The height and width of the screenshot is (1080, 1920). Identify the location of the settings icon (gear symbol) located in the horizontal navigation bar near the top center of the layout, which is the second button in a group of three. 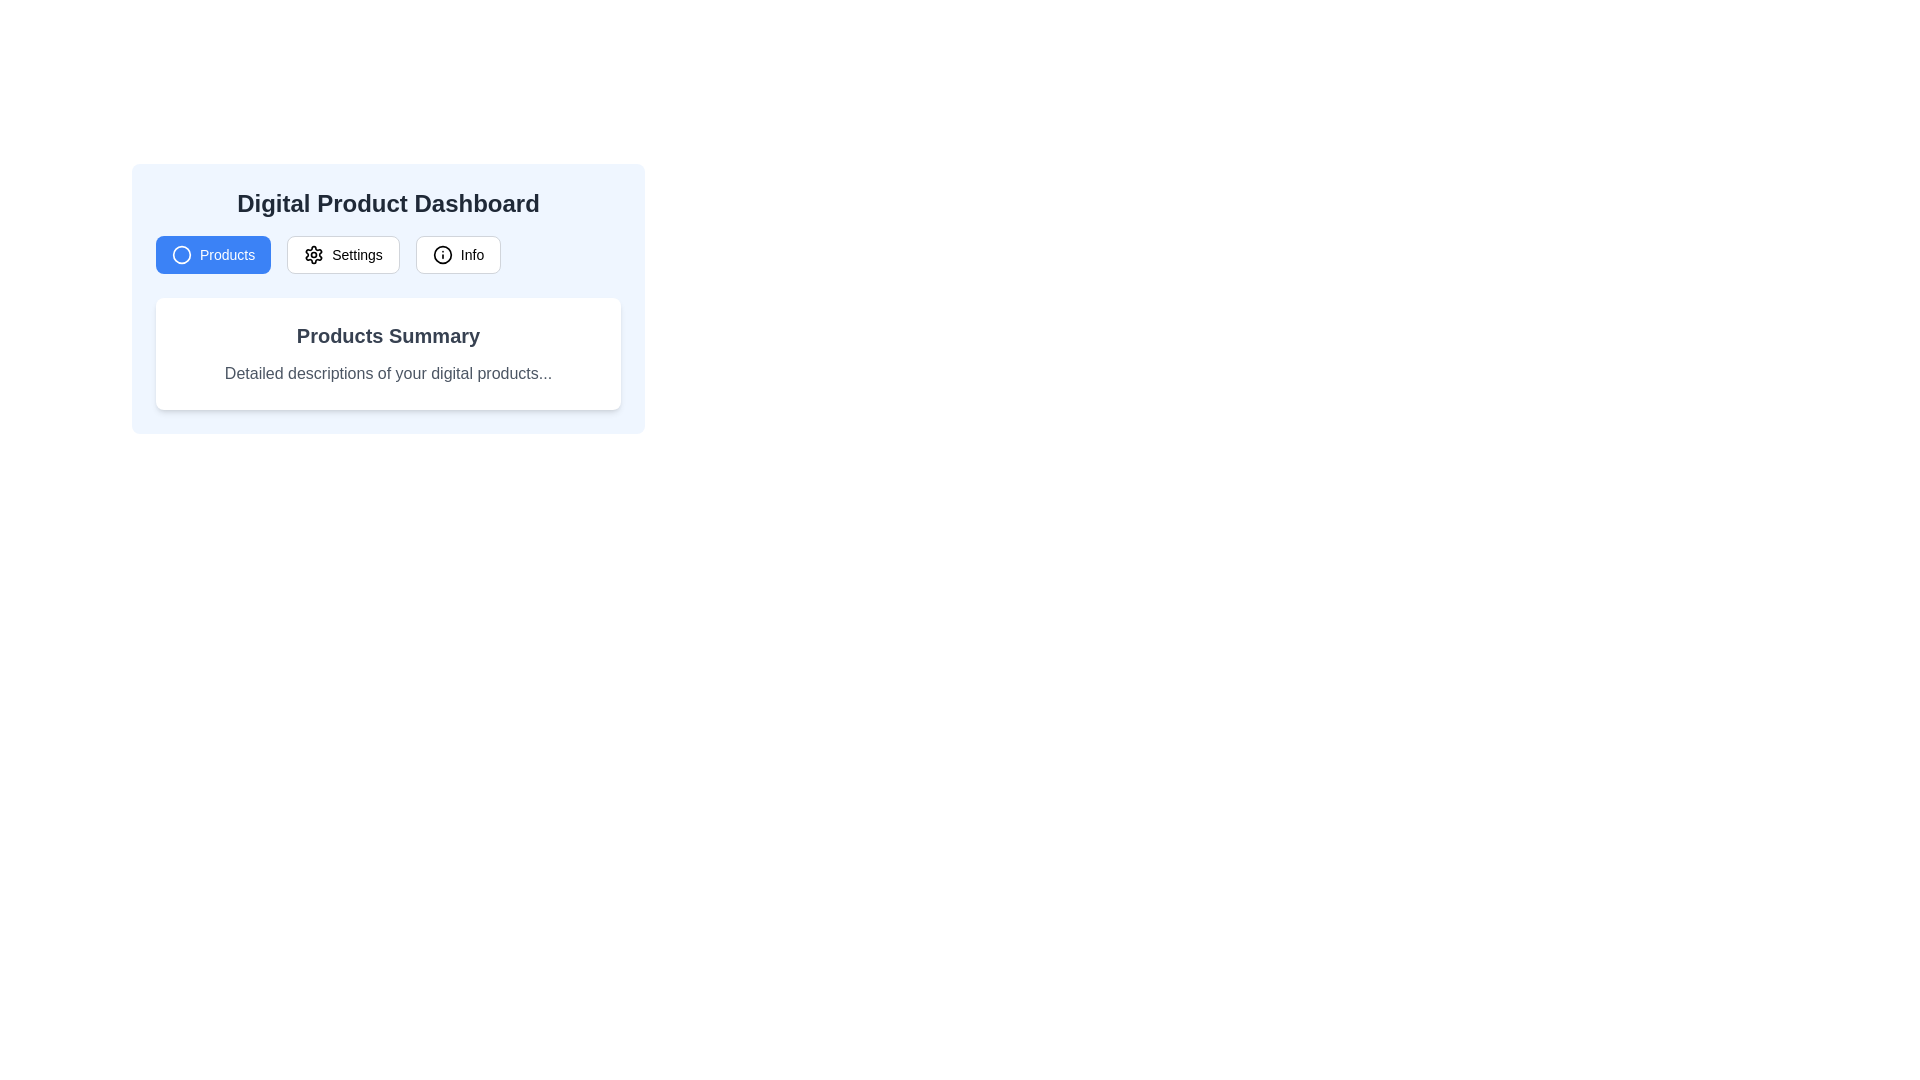
(313, 253).